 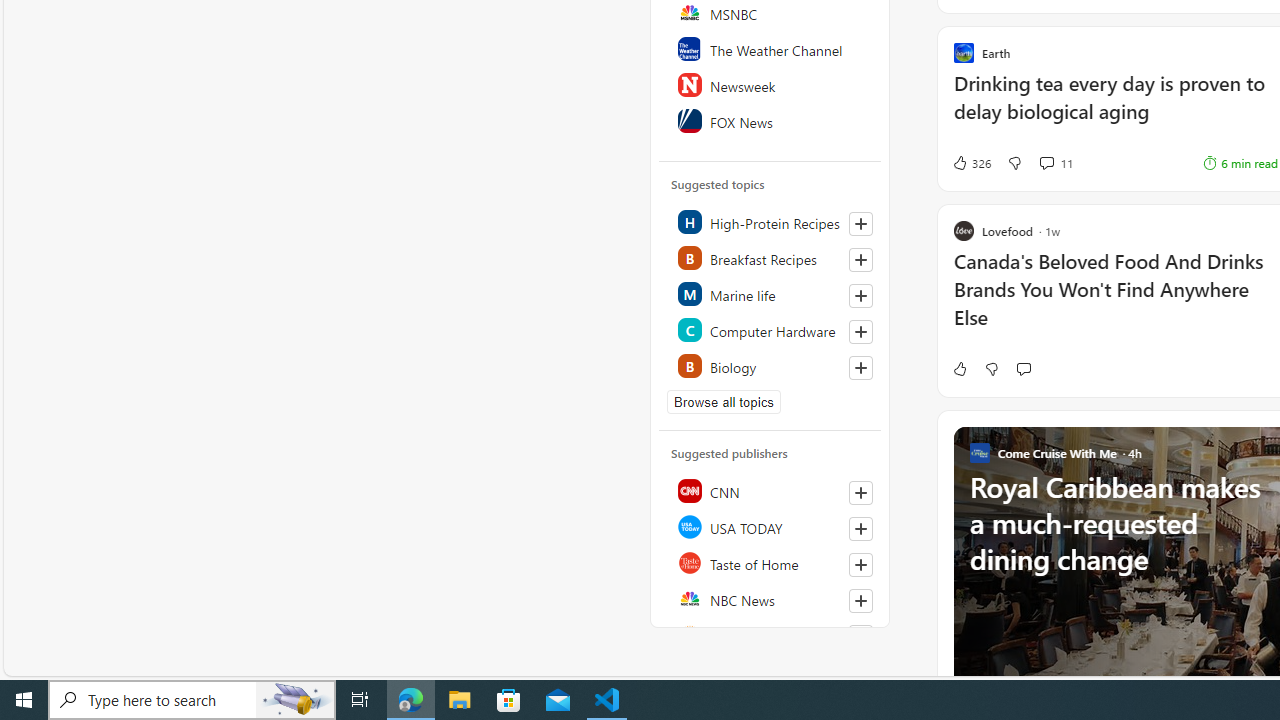 I want to click on 'Taste of Home', so click(x=770, y=563).